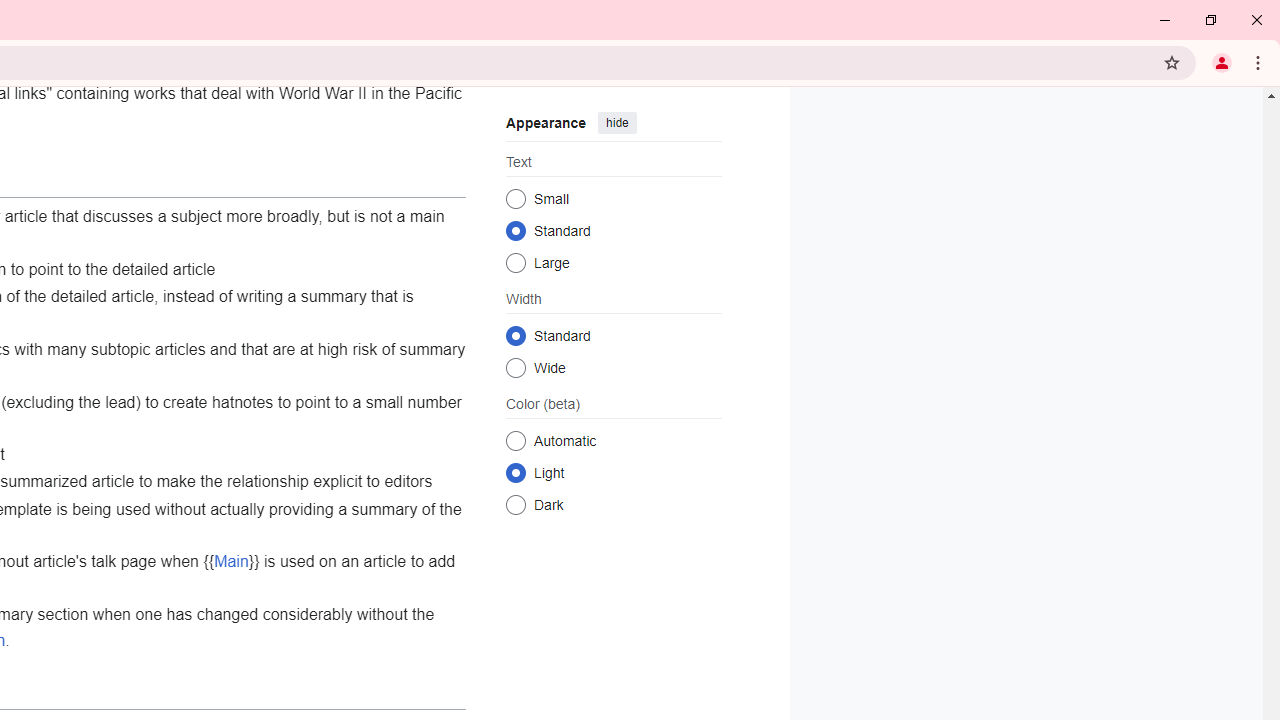  Describe the element at coordinates (515, 261) in the screenshot. I see `'Large'` at that location.